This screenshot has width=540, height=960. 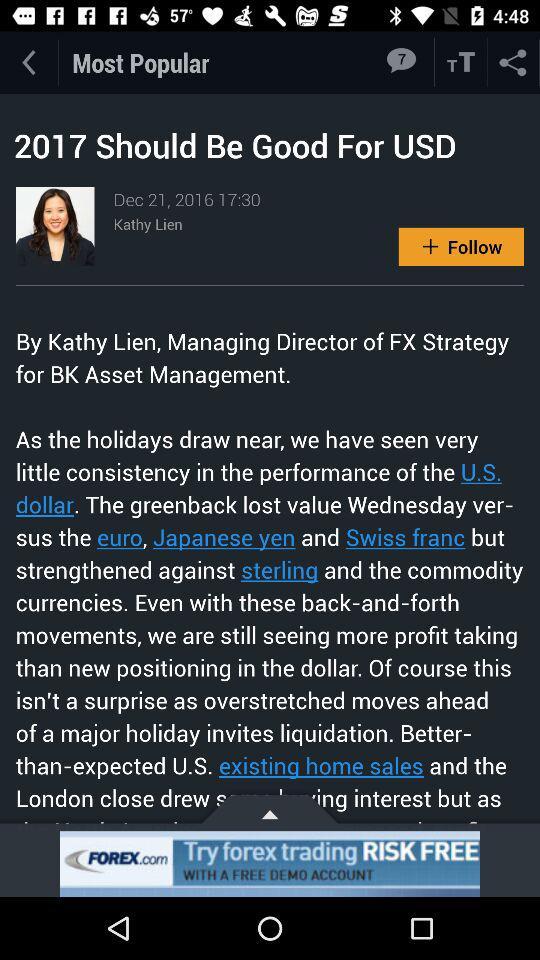 I want to click on advertisement, so click(x=270, y=863).